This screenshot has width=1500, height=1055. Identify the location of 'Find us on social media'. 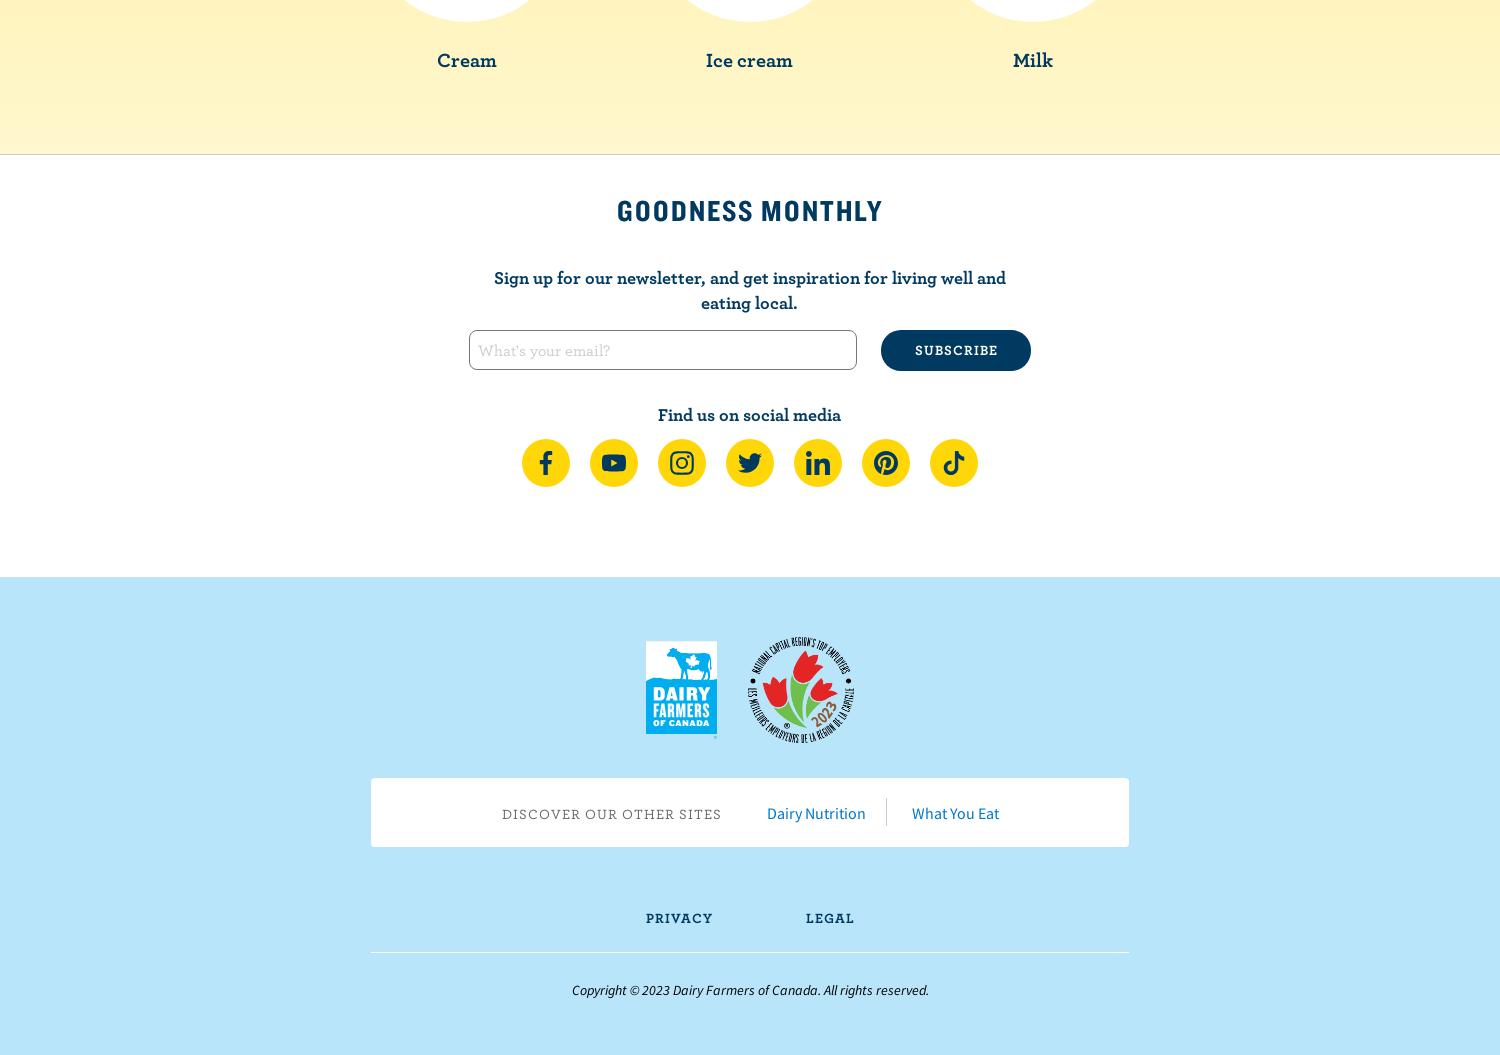
(748, 412).